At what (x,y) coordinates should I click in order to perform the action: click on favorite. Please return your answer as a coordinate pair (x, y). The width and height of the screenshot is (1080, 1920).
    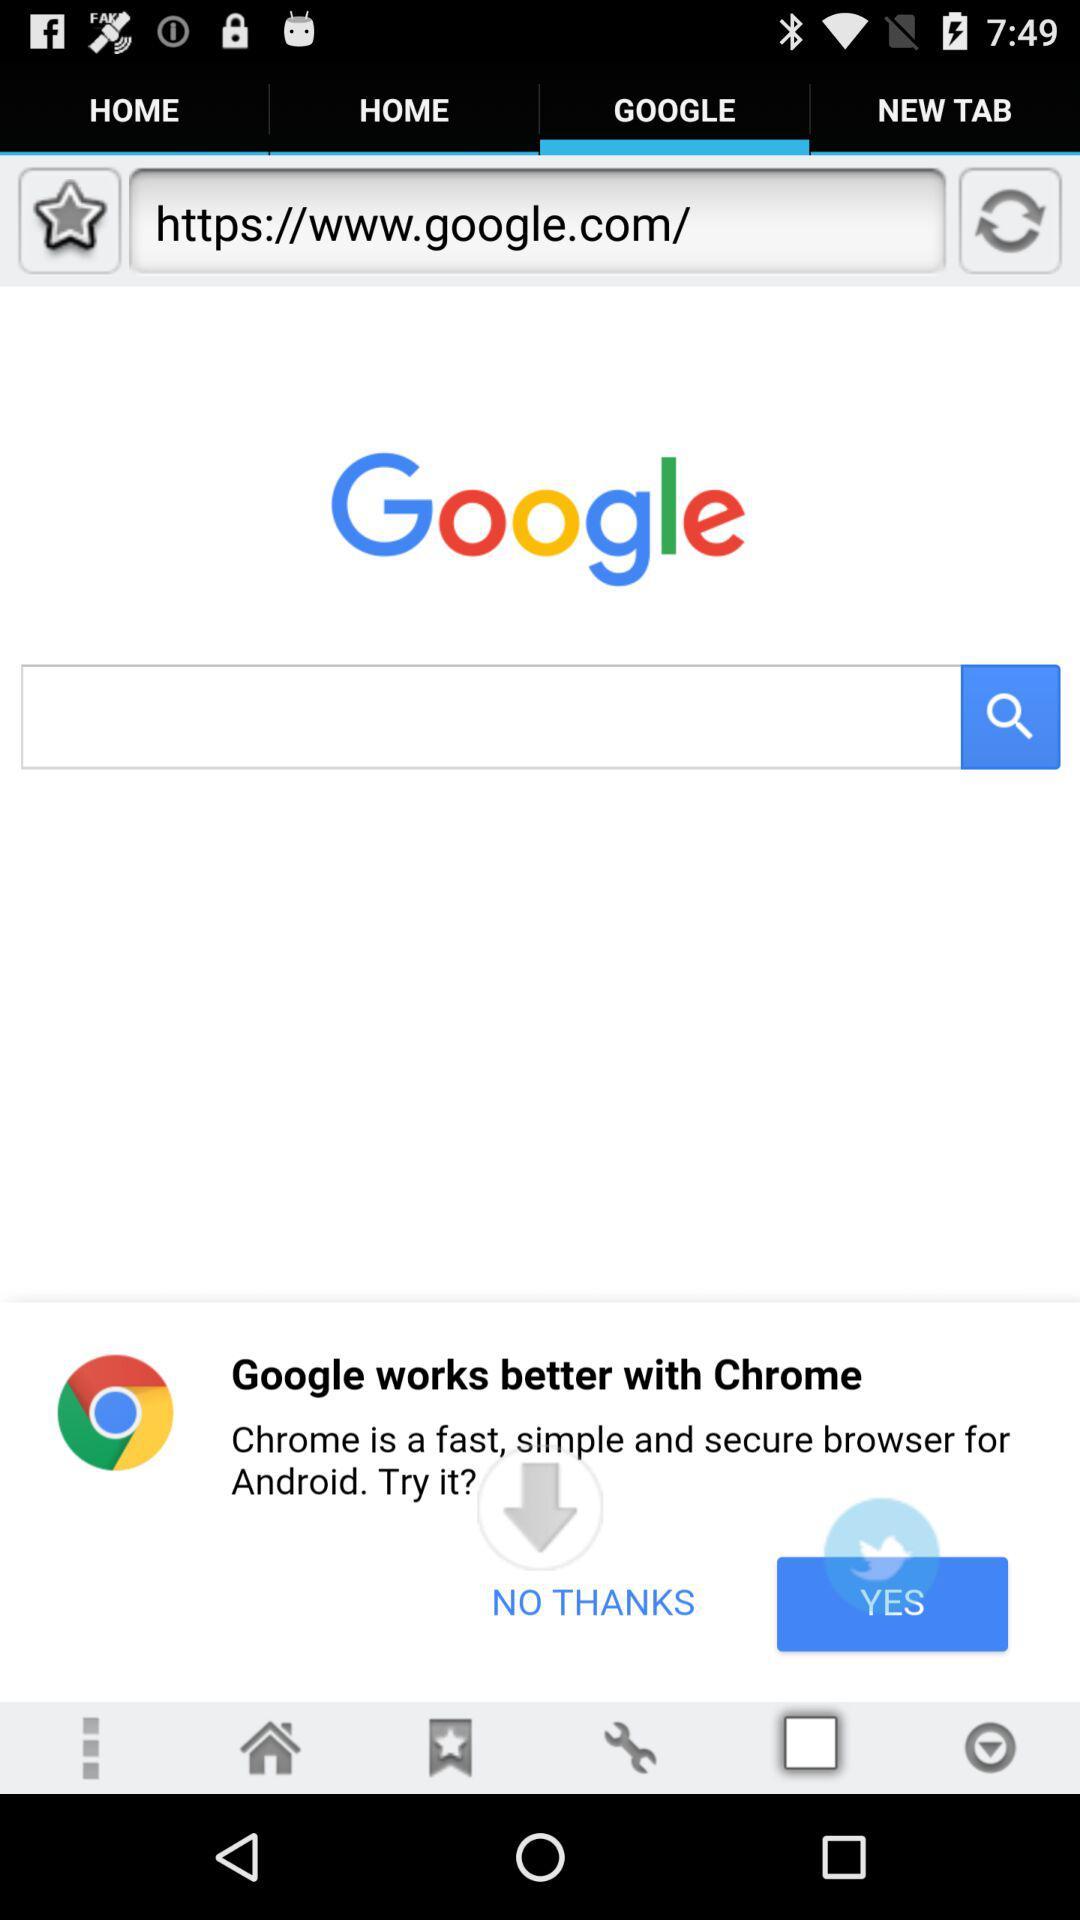
    Looking at the image, I should click on (450, 1746).